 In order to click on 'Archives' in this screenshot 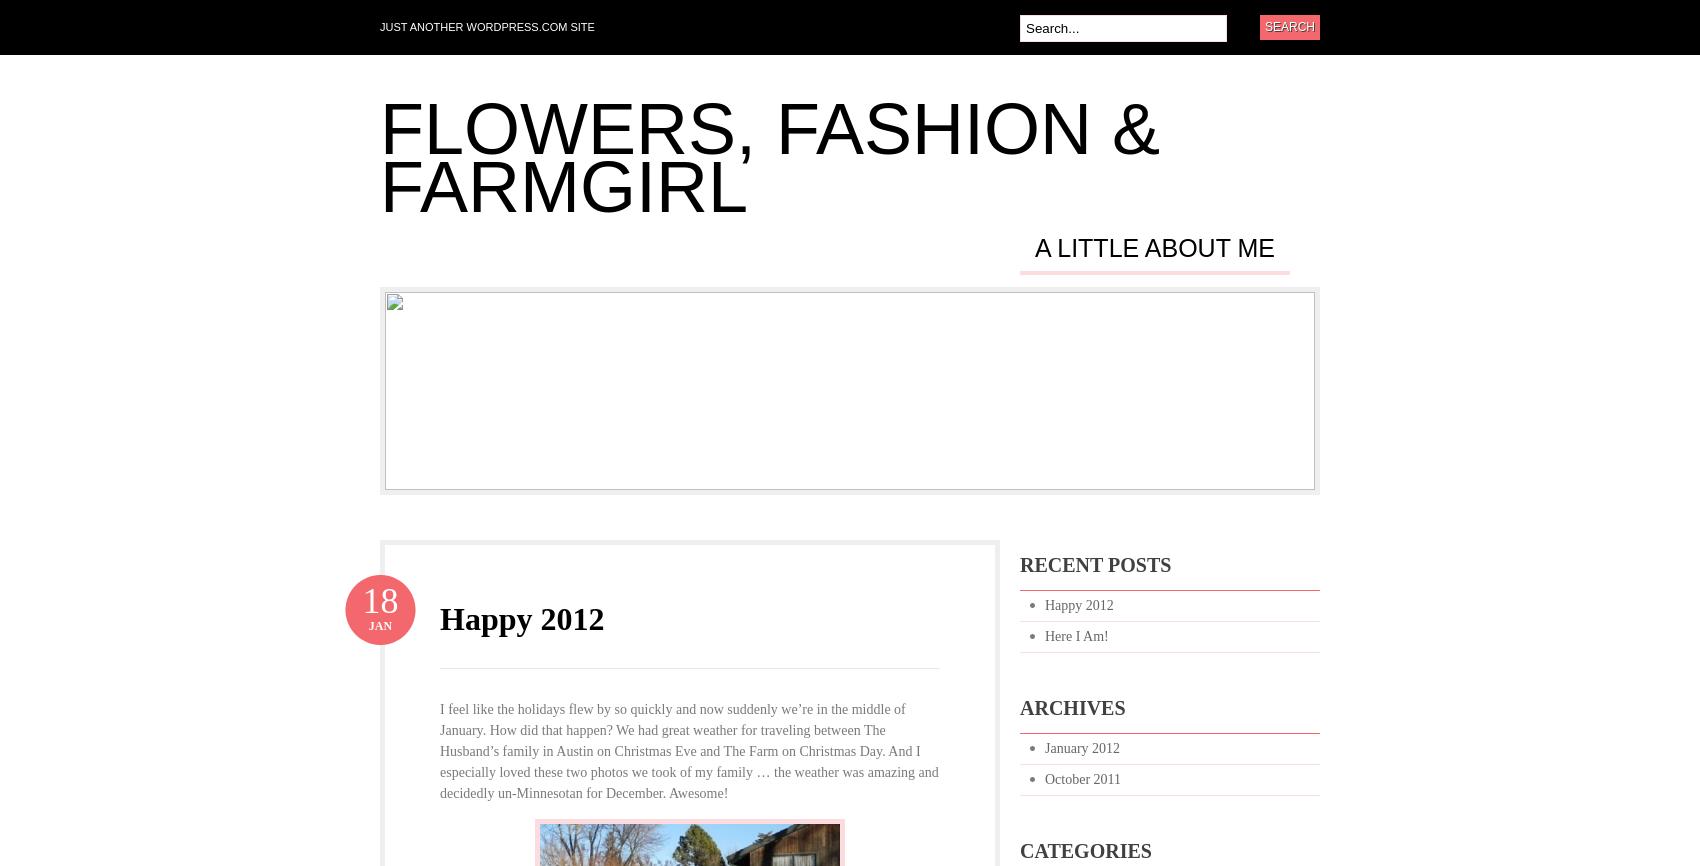, I will do `click(1019, 707)`.